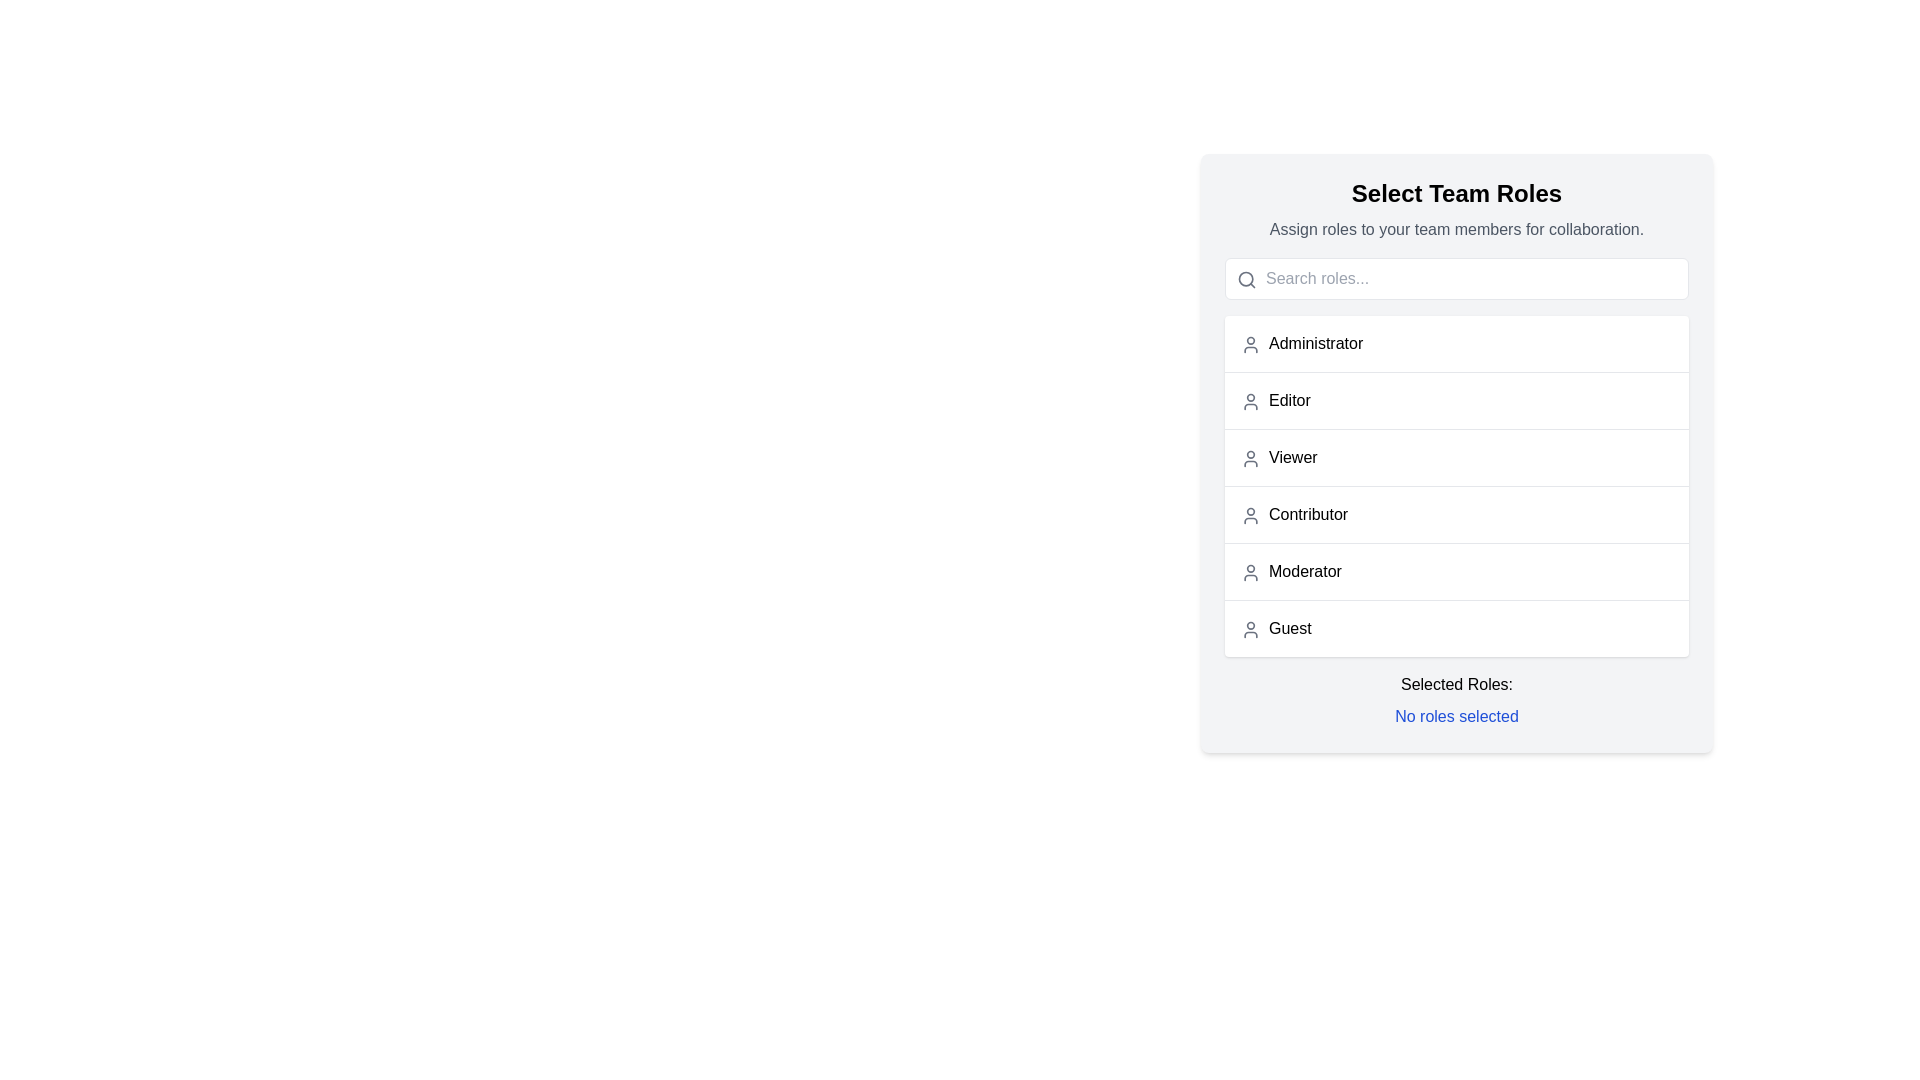 The height and width of the screenshot is (1080, 1920). Describe the element at coordinates (1457, 456) in the screenshot. I see `the 'Viewer' selectable list item in the role selection interface` at that location.